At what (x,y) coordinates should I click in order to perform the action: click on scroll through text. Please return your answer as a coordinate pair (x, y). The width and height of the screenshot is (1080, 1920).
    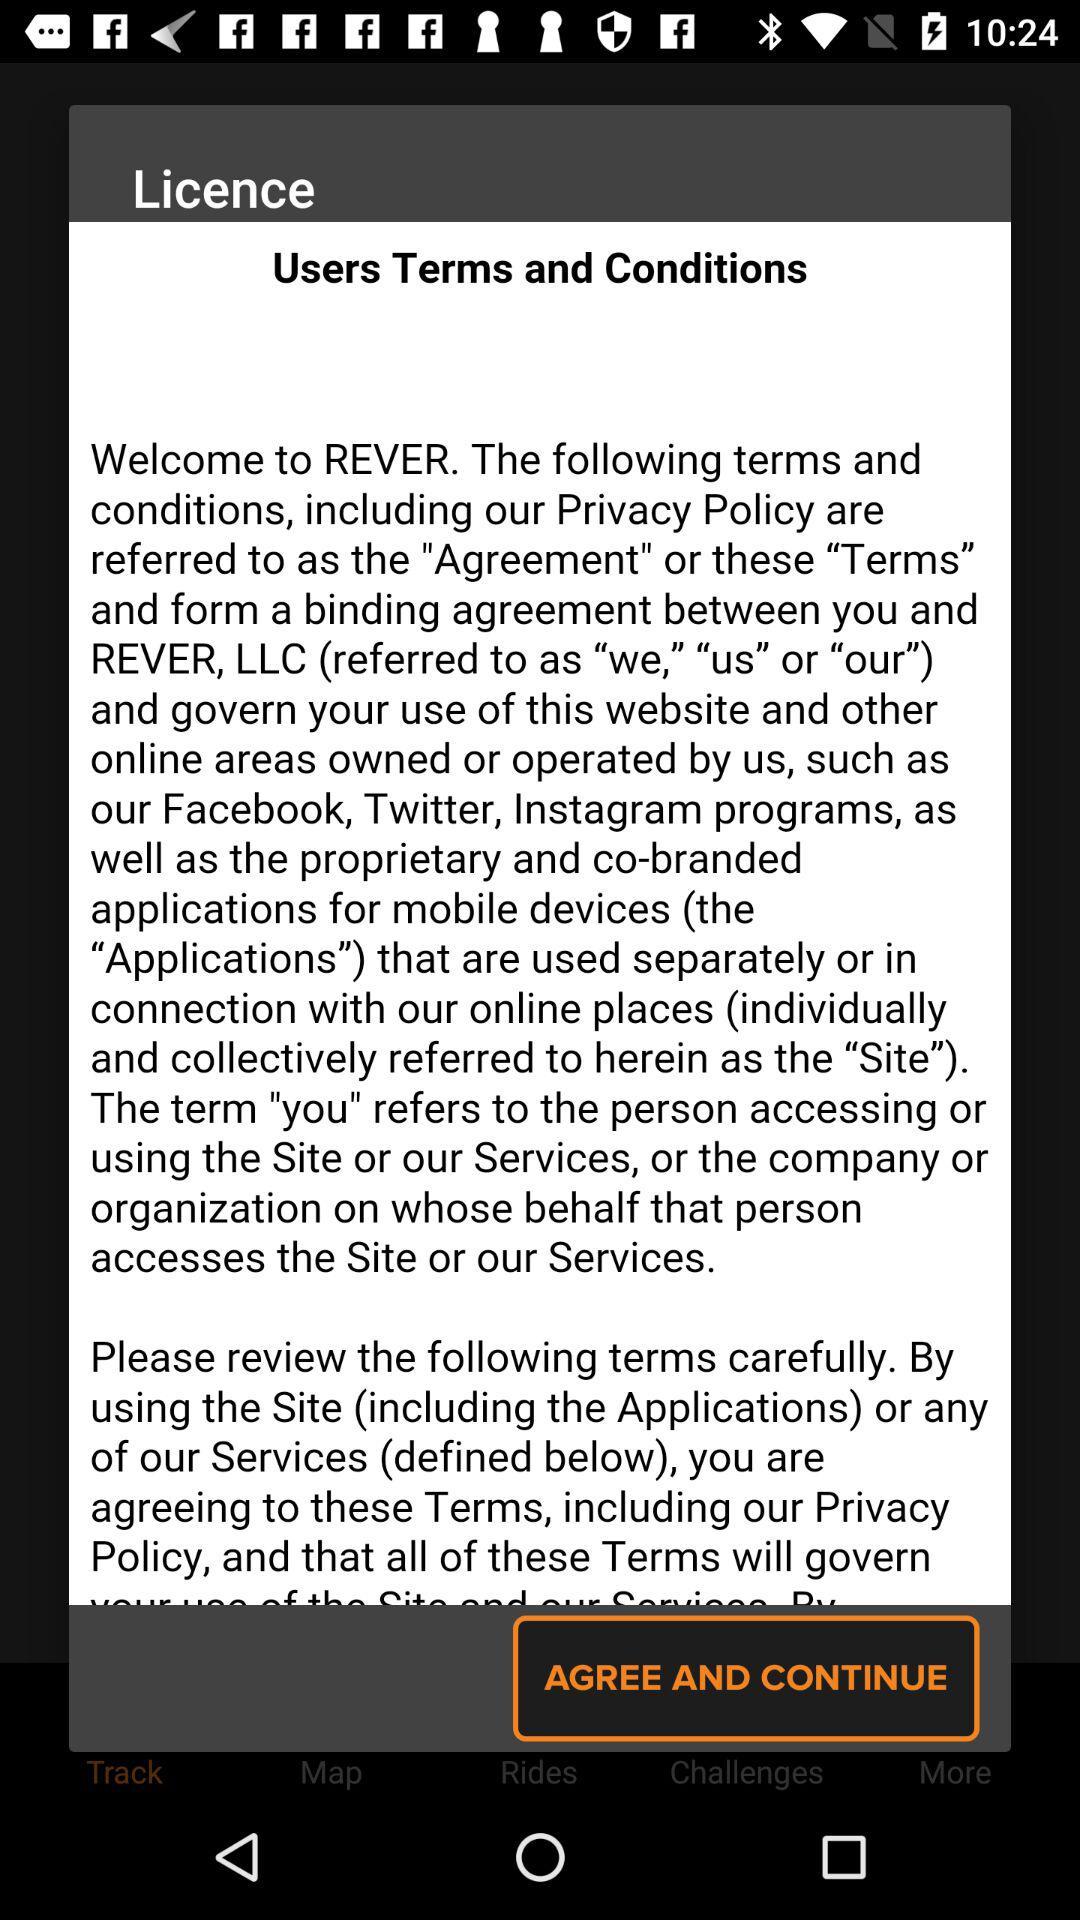
    Looking at the image, I should click on (540, 912).